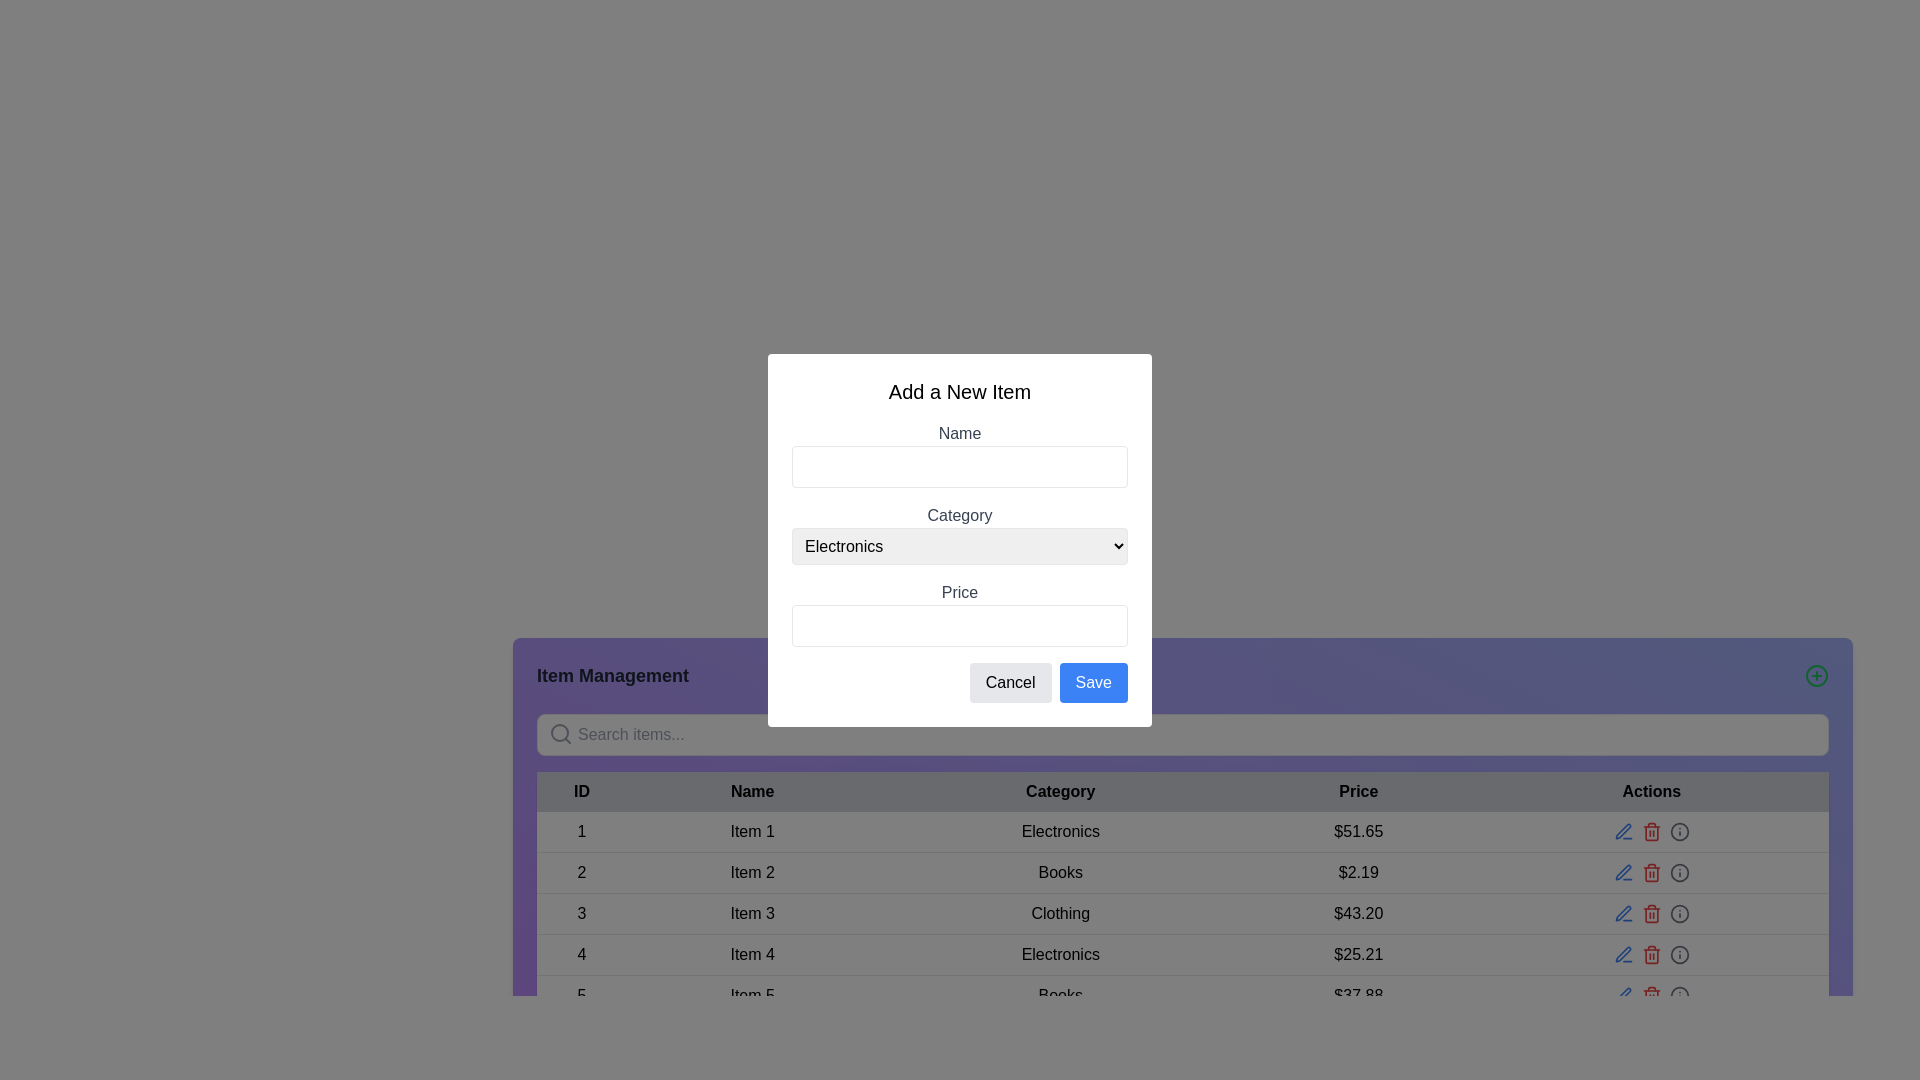 The height and width of the screenshot is (1080, 1920). I want to click on the delete icon, which is the second icon in the Actions column next to the price '$43.20', so click(1651, 914).